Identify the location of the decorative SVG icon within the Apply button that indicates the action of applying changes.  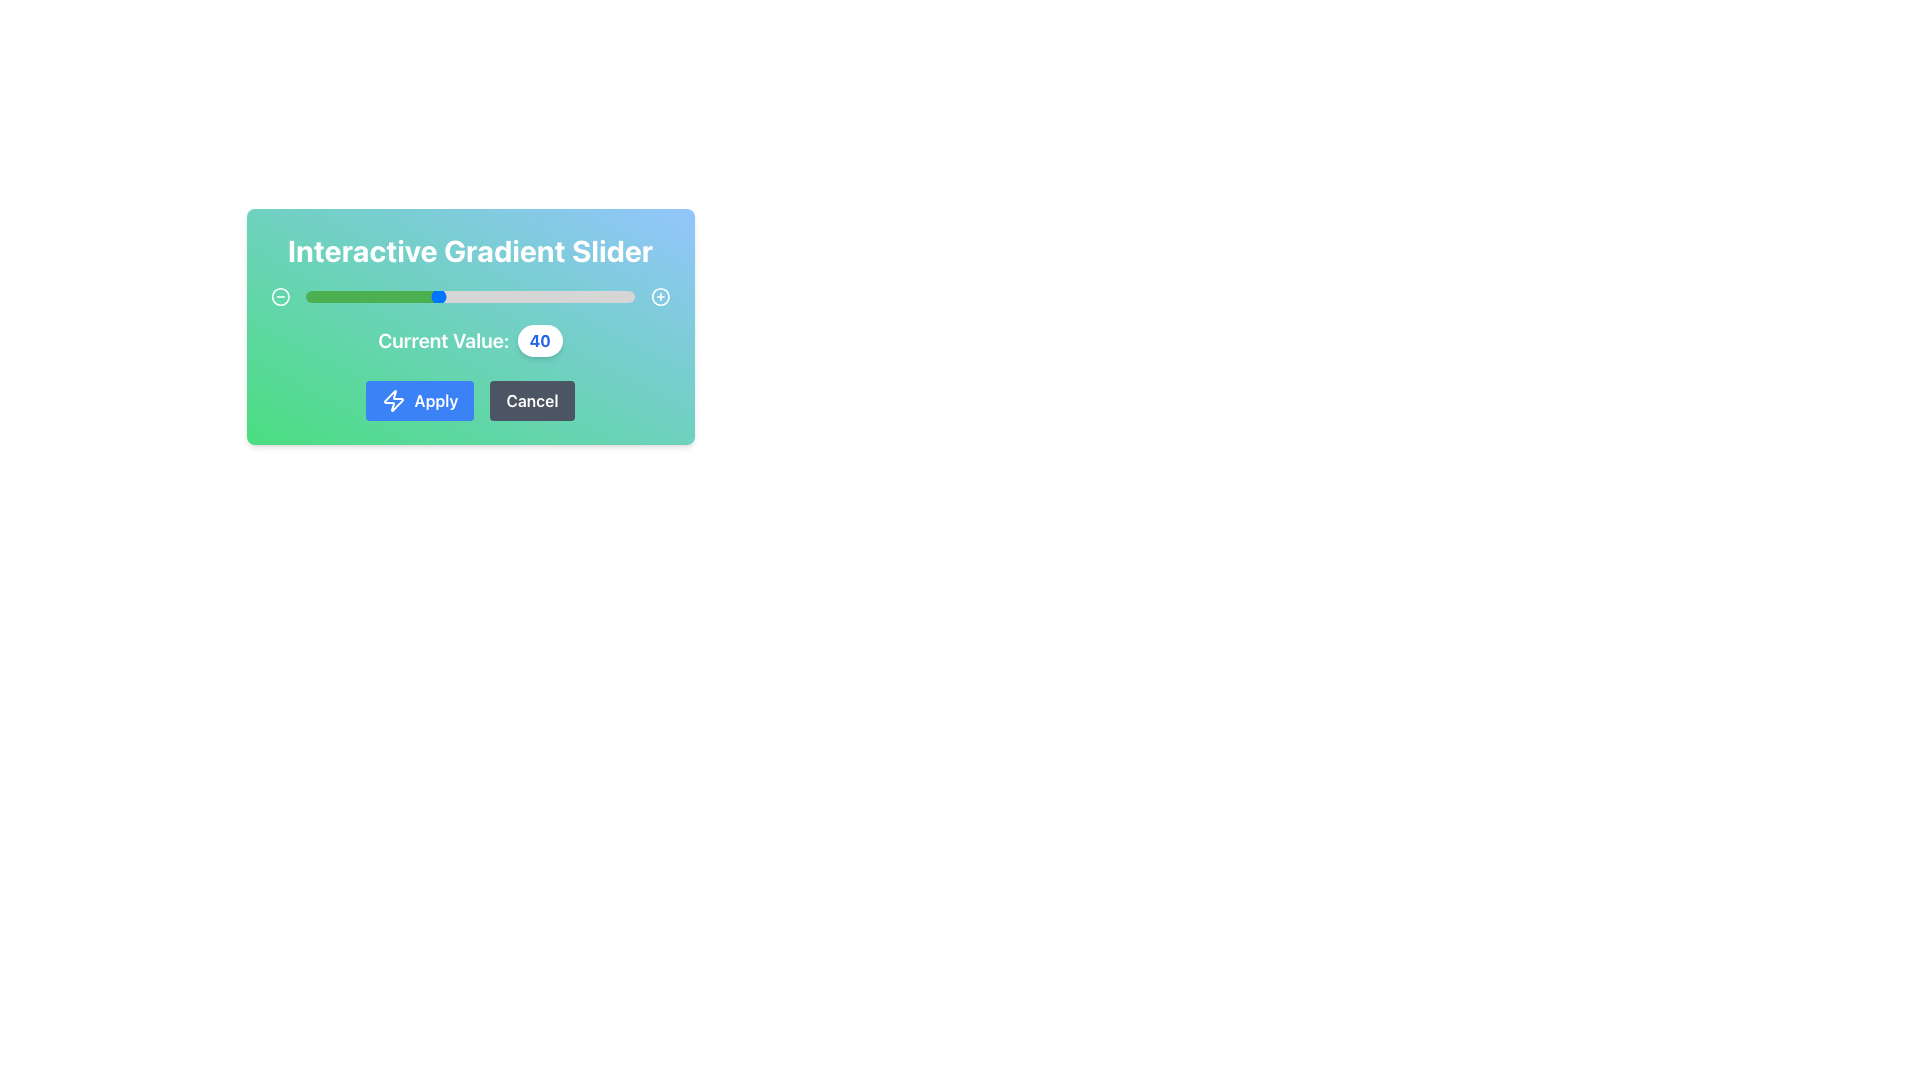
(394, 401).